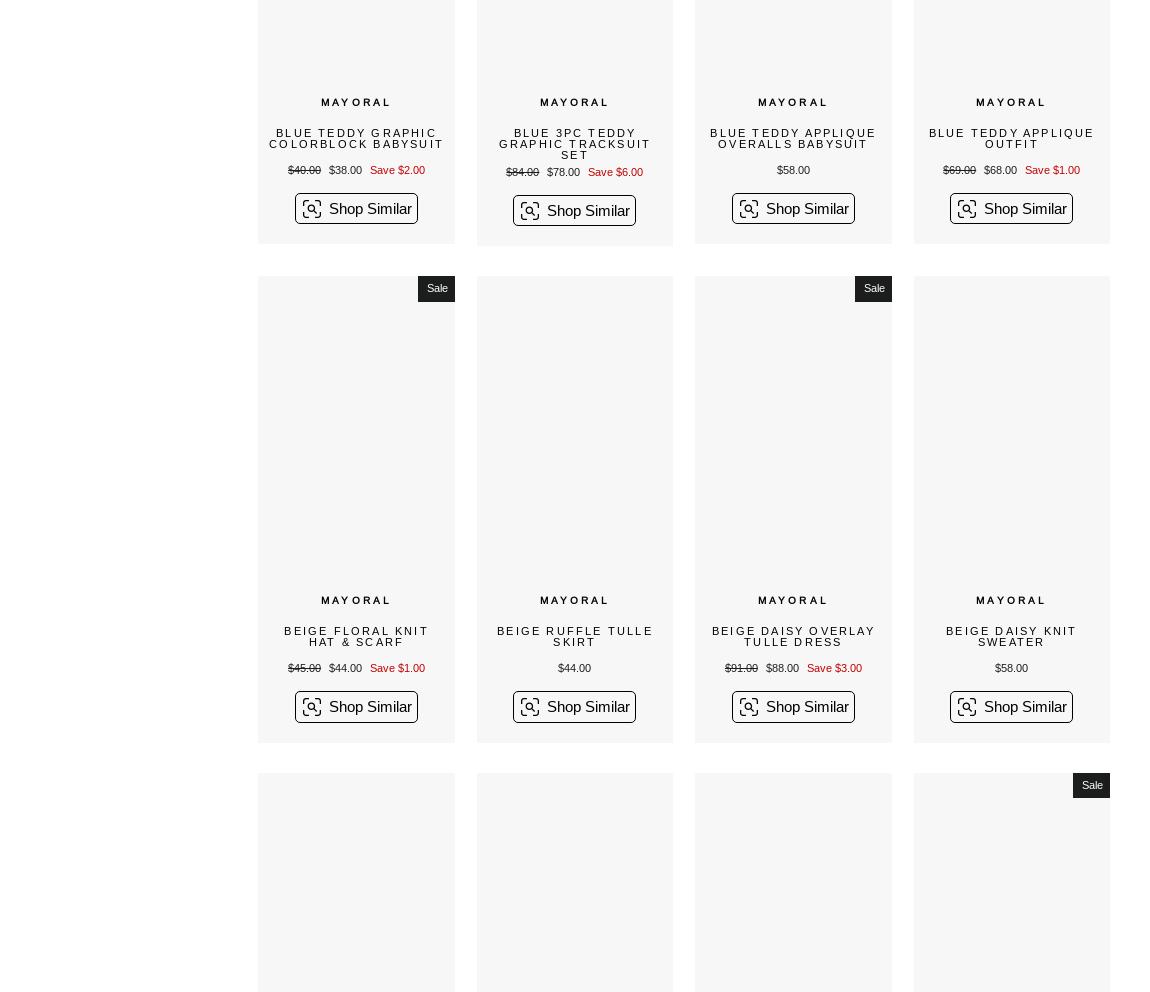 The image size is (1150, 992). Describe the element at coordinates (574, 143) in the screenshot. I see `'Blue 3pc Teddy Graphic Tracksuit Set'` at that location.